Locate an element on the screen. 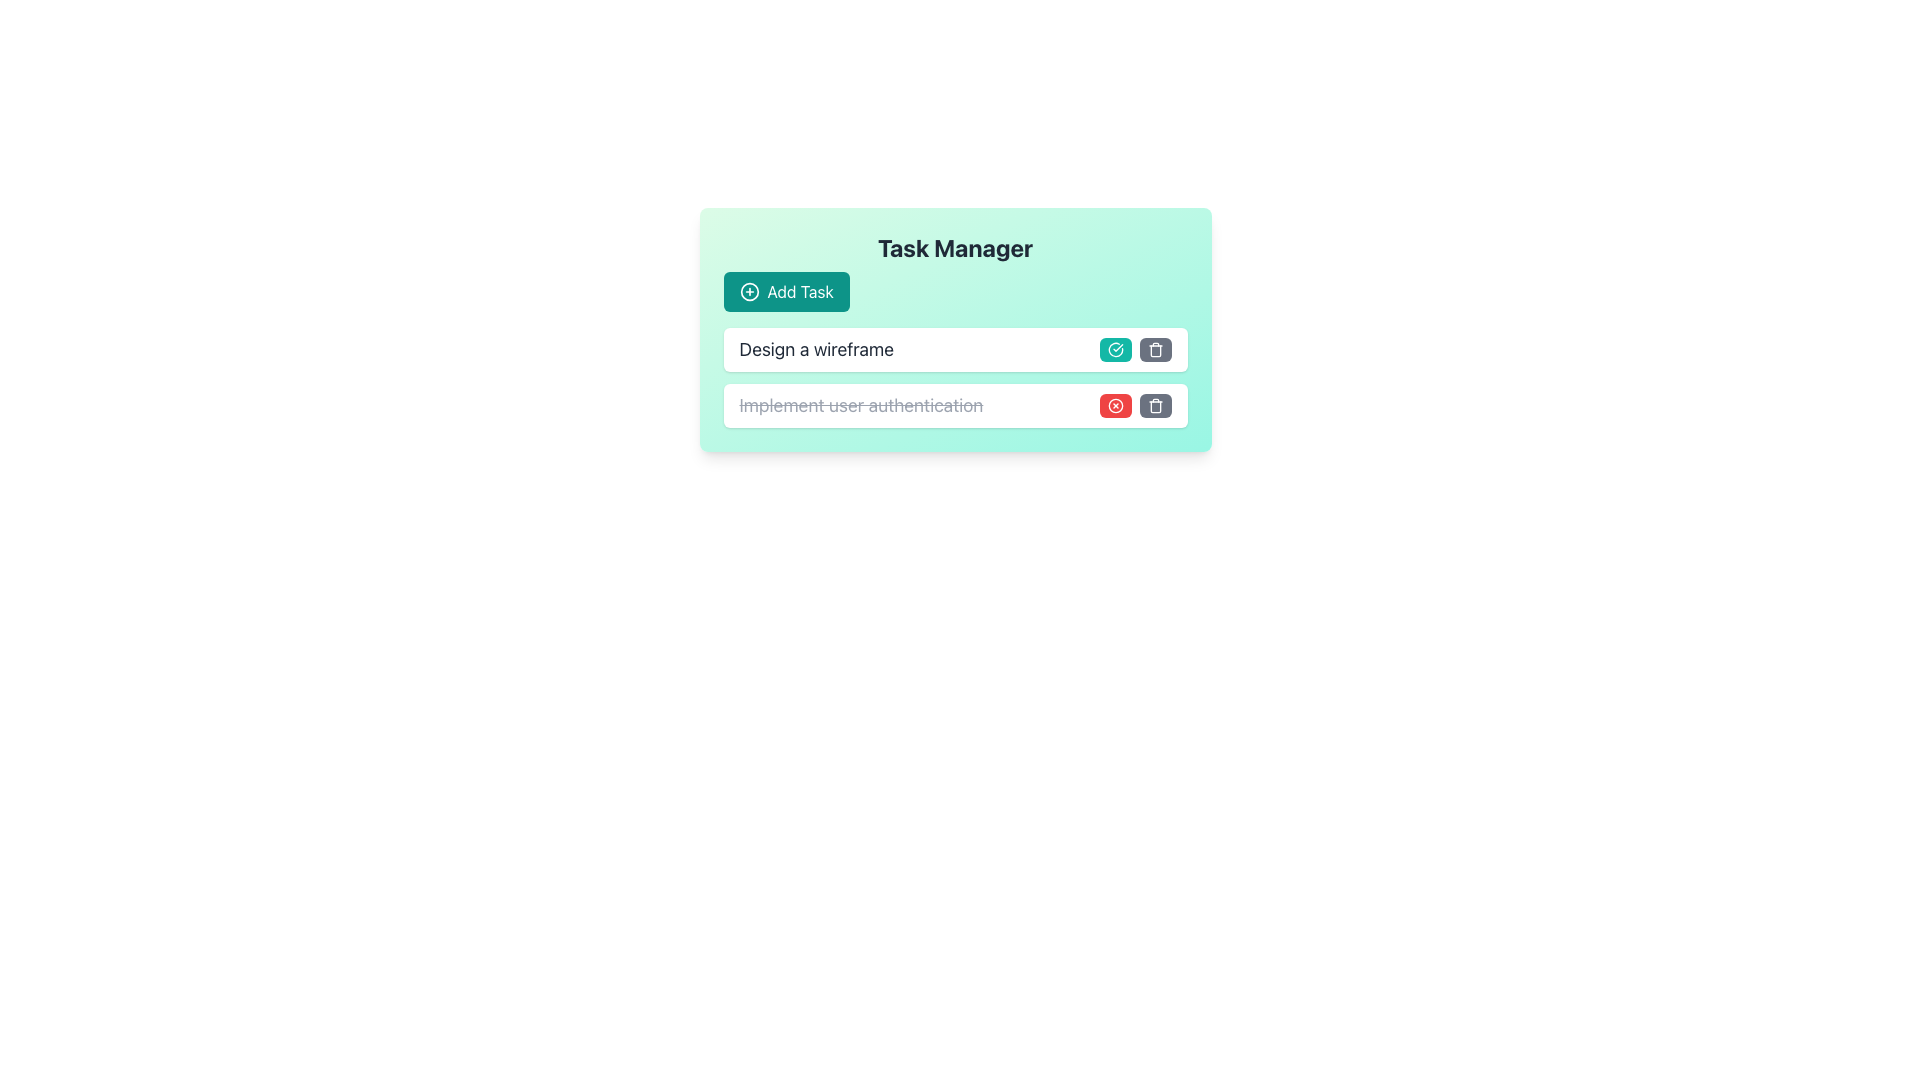 The height and width of the screenshot is (1080, 1920). the 'Add Task' icon located to the left of the button labeled 'Add Task' in the upper-left segment of the main interface is located at coordinates (748, 292).